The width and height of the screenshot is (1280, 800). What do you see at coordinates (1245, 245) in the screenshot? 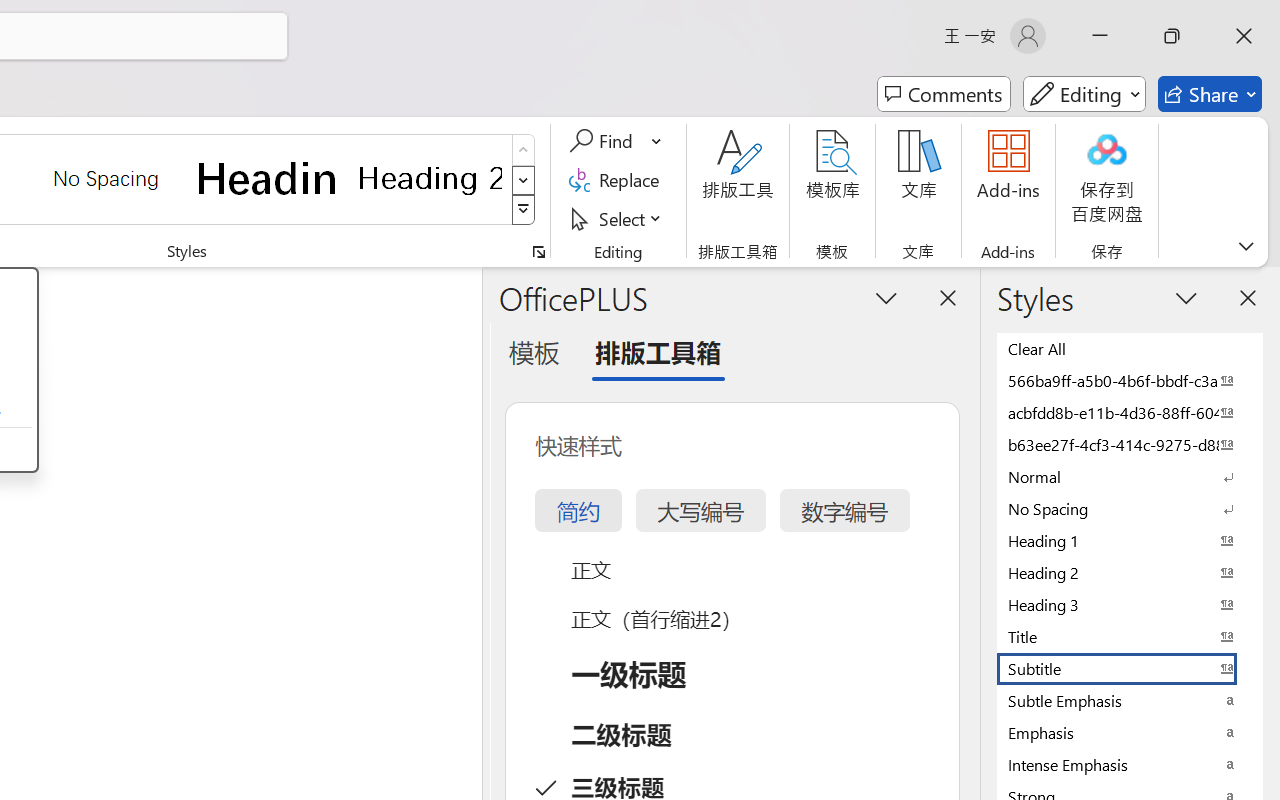
I see `'Ribbon Display Options'` at bounding box center [1245, 245].